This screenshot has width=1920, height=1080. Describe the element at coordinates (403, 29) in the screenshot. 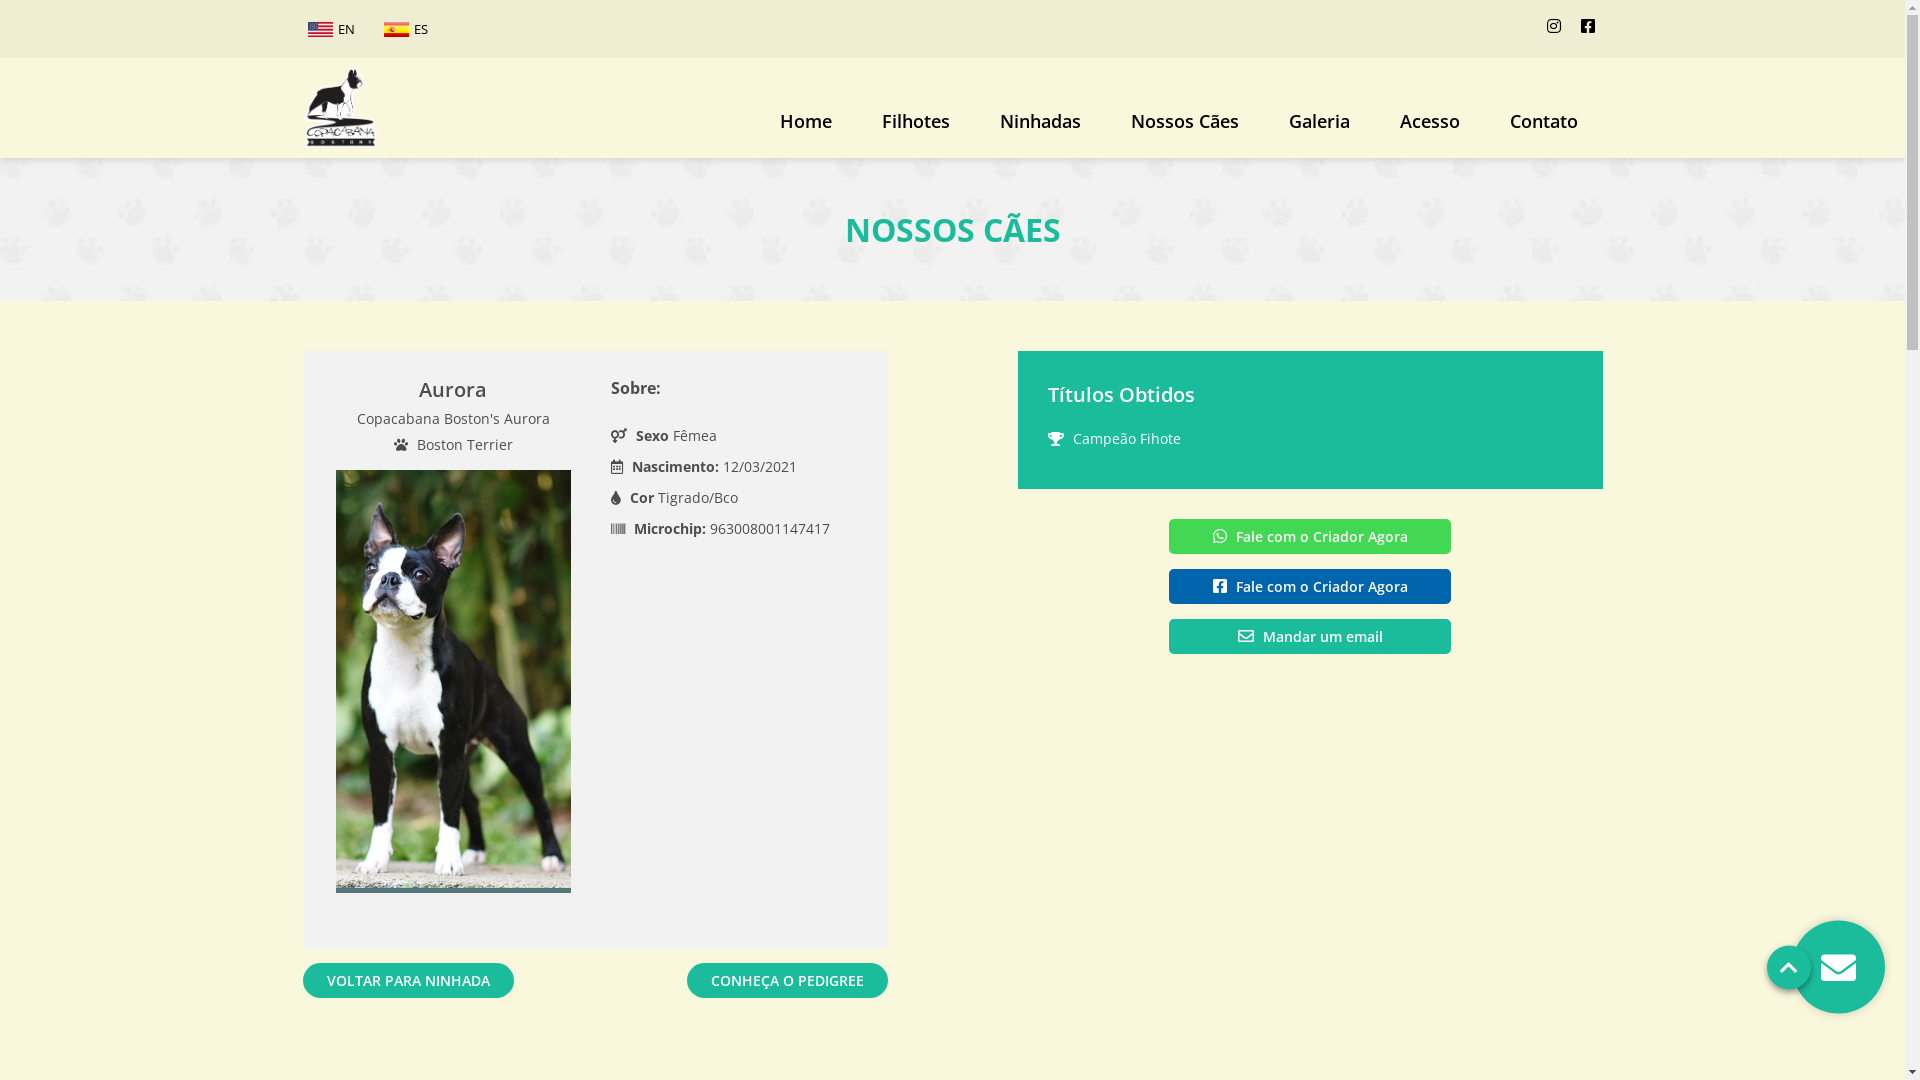

I see `'ES'` at that location.